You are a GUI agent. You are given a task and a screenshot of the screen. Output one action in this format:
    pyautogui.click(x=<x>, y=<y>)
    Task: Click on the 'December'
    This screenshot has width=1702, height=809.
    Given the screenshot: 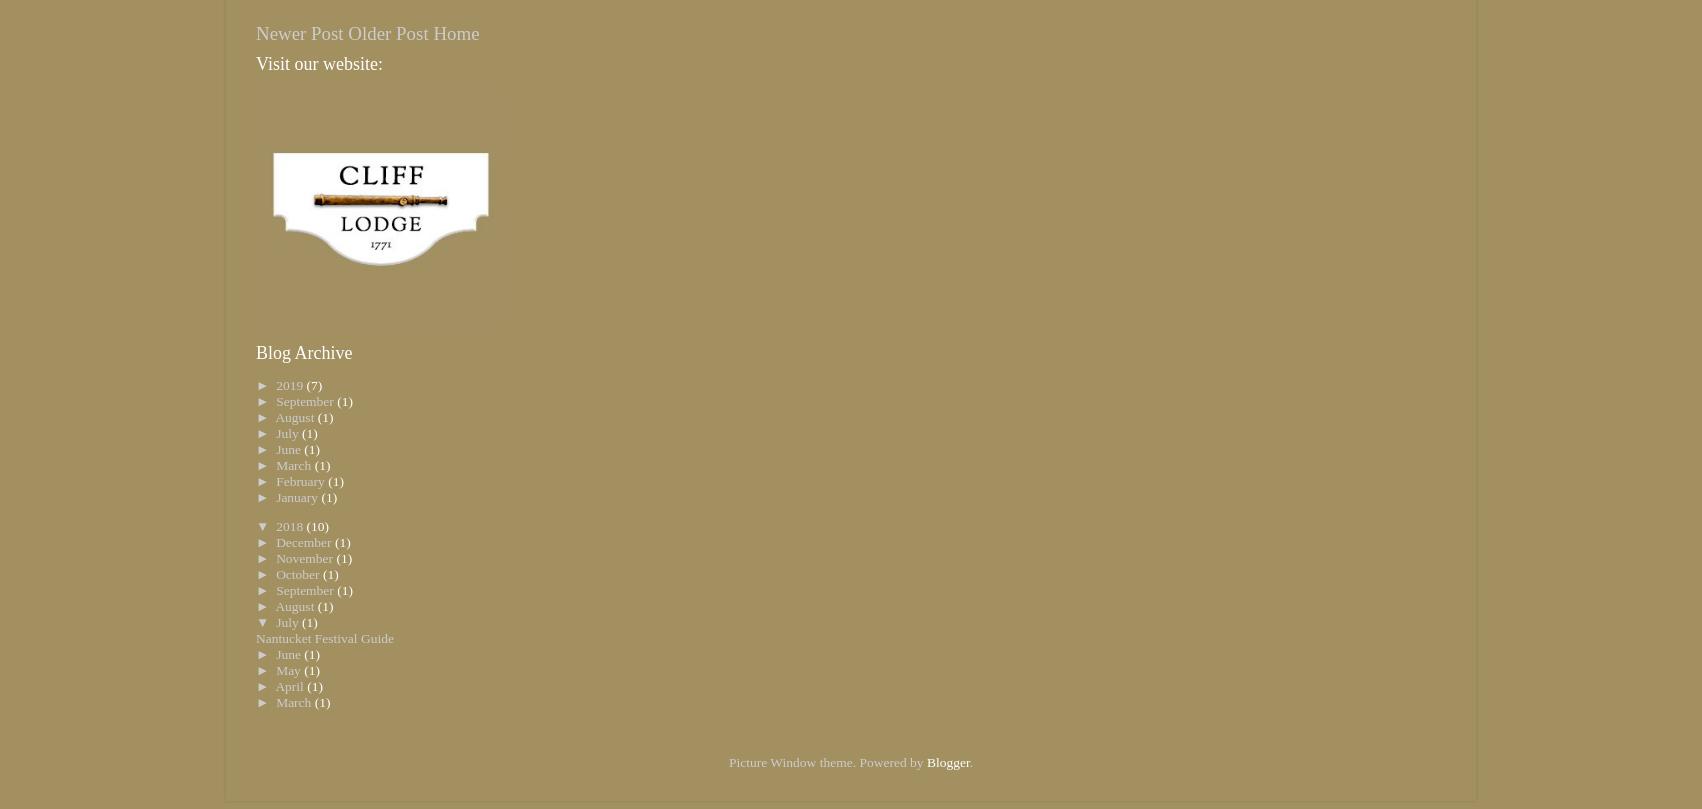 What is the action you would take?
    pyautogui.click(x=304, y=542)
    